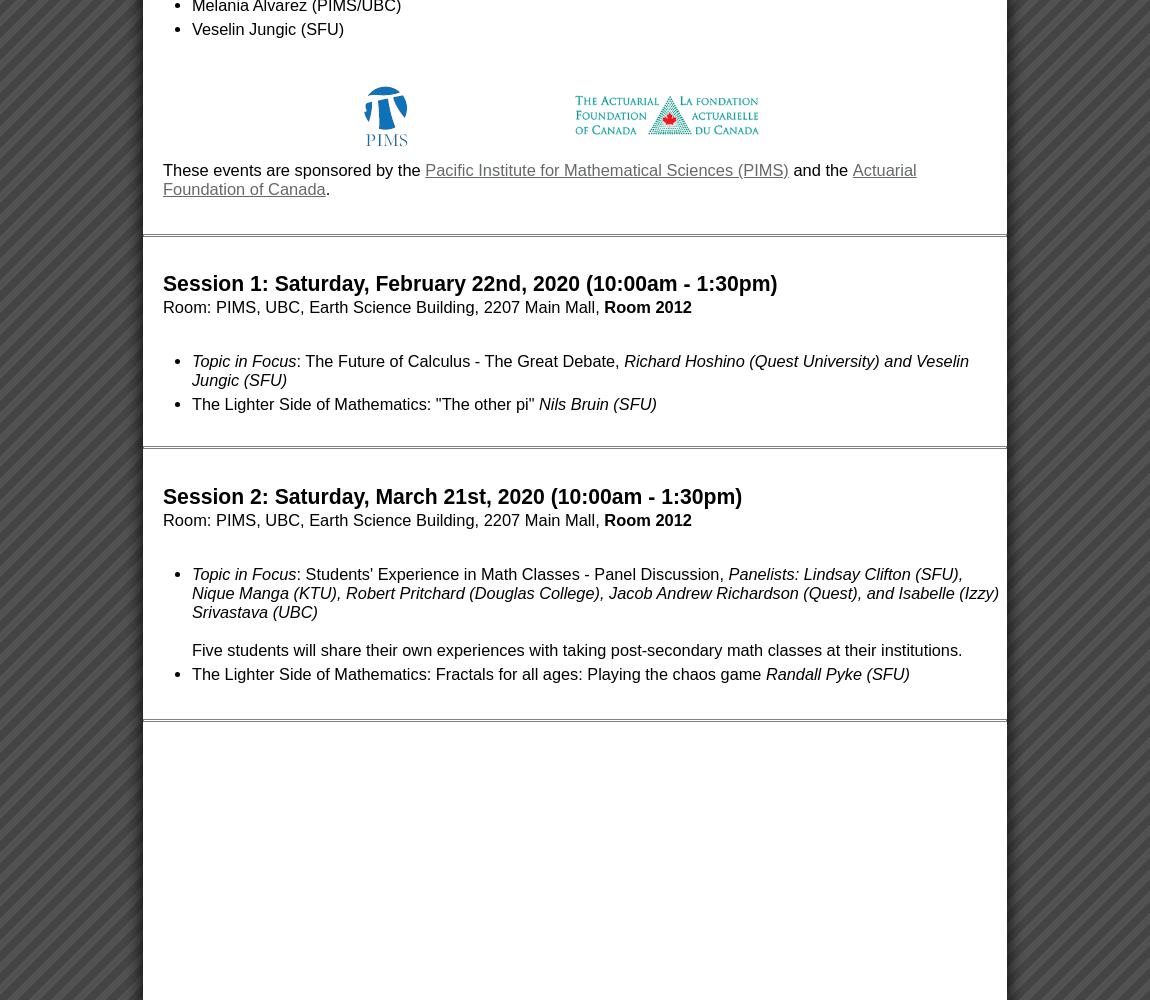  What do you see at coordinates (294, 170) in the screenshot?
I see `'These events are sponsored by the'` at bounding box center [294, 170].